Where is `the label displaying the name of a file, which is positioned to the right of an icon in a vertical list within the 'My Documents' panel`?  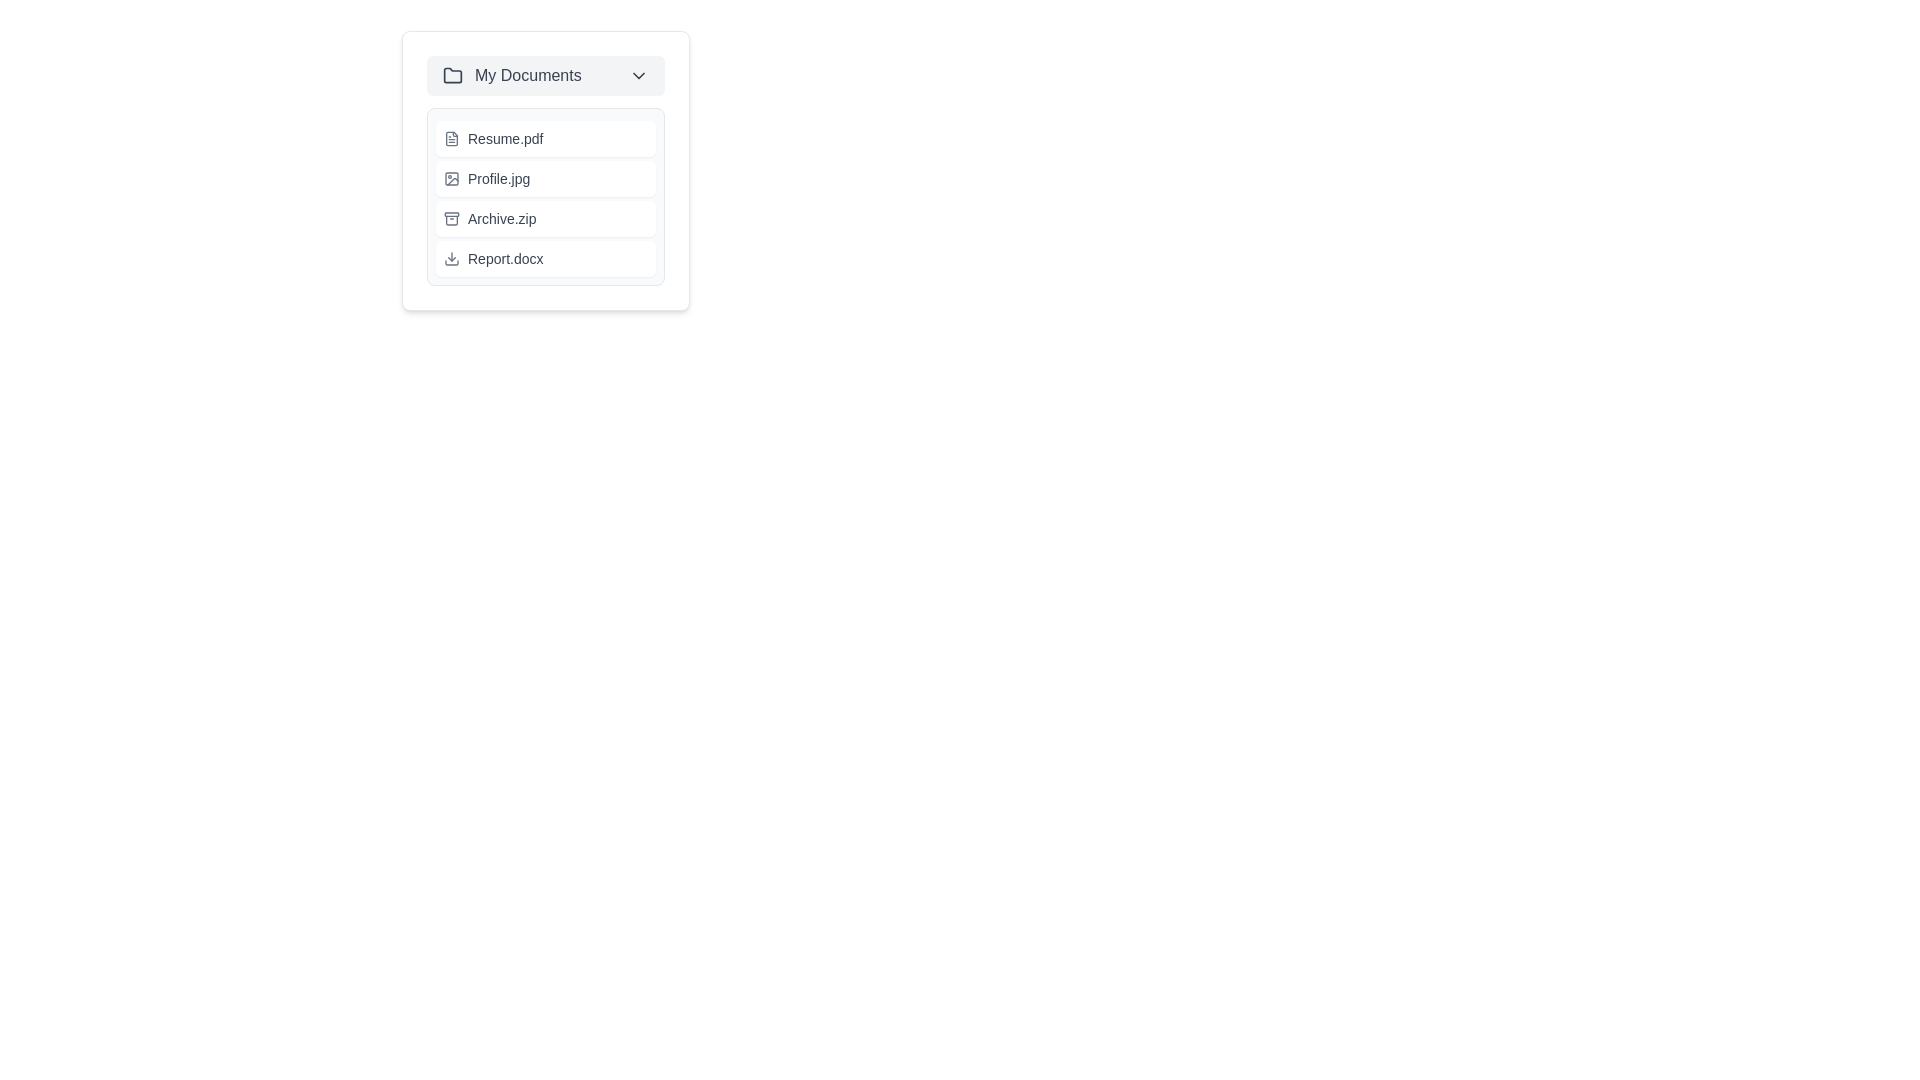 the label displaying the name of a file, which is positioned to the right of an icon in a vertical list within the 'My Documents' panel is located at coordinates (499, 177).